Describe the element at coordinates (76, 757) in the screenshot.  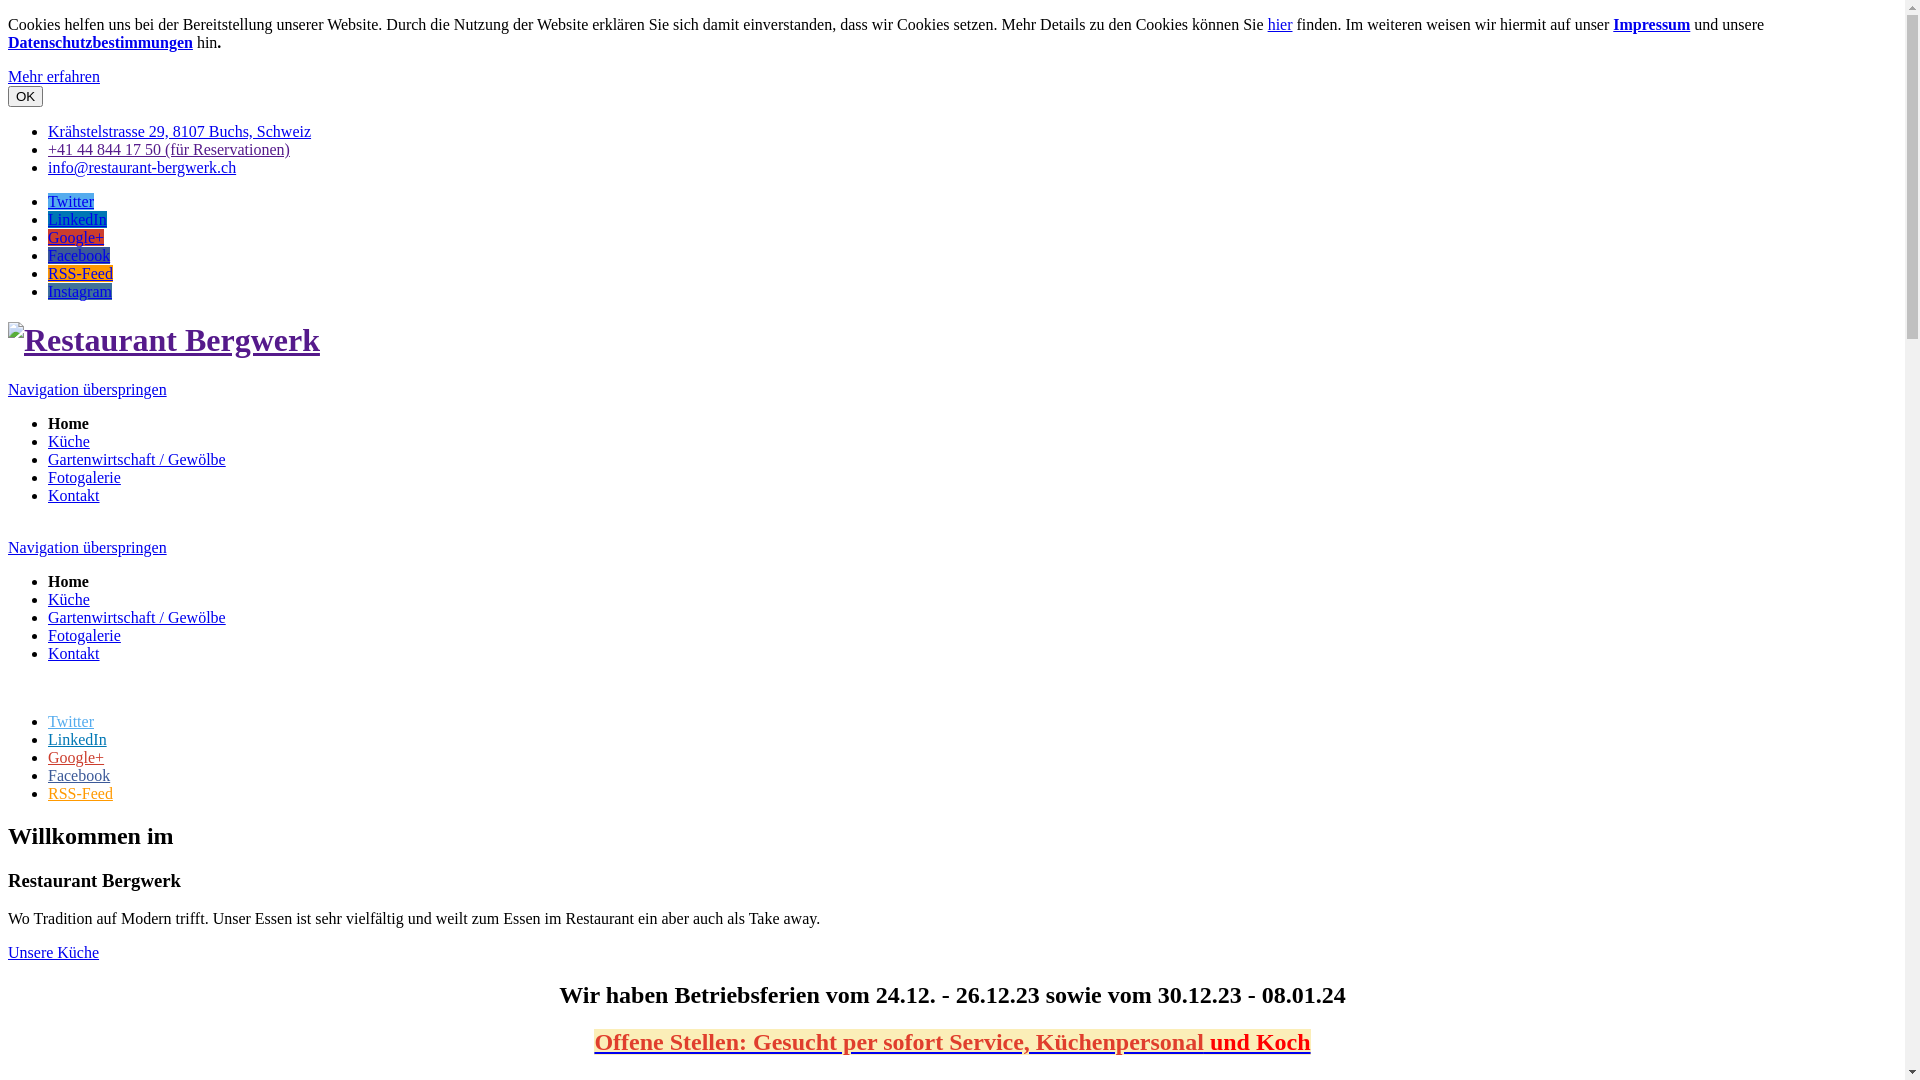
I see `'Google+'` at that location.